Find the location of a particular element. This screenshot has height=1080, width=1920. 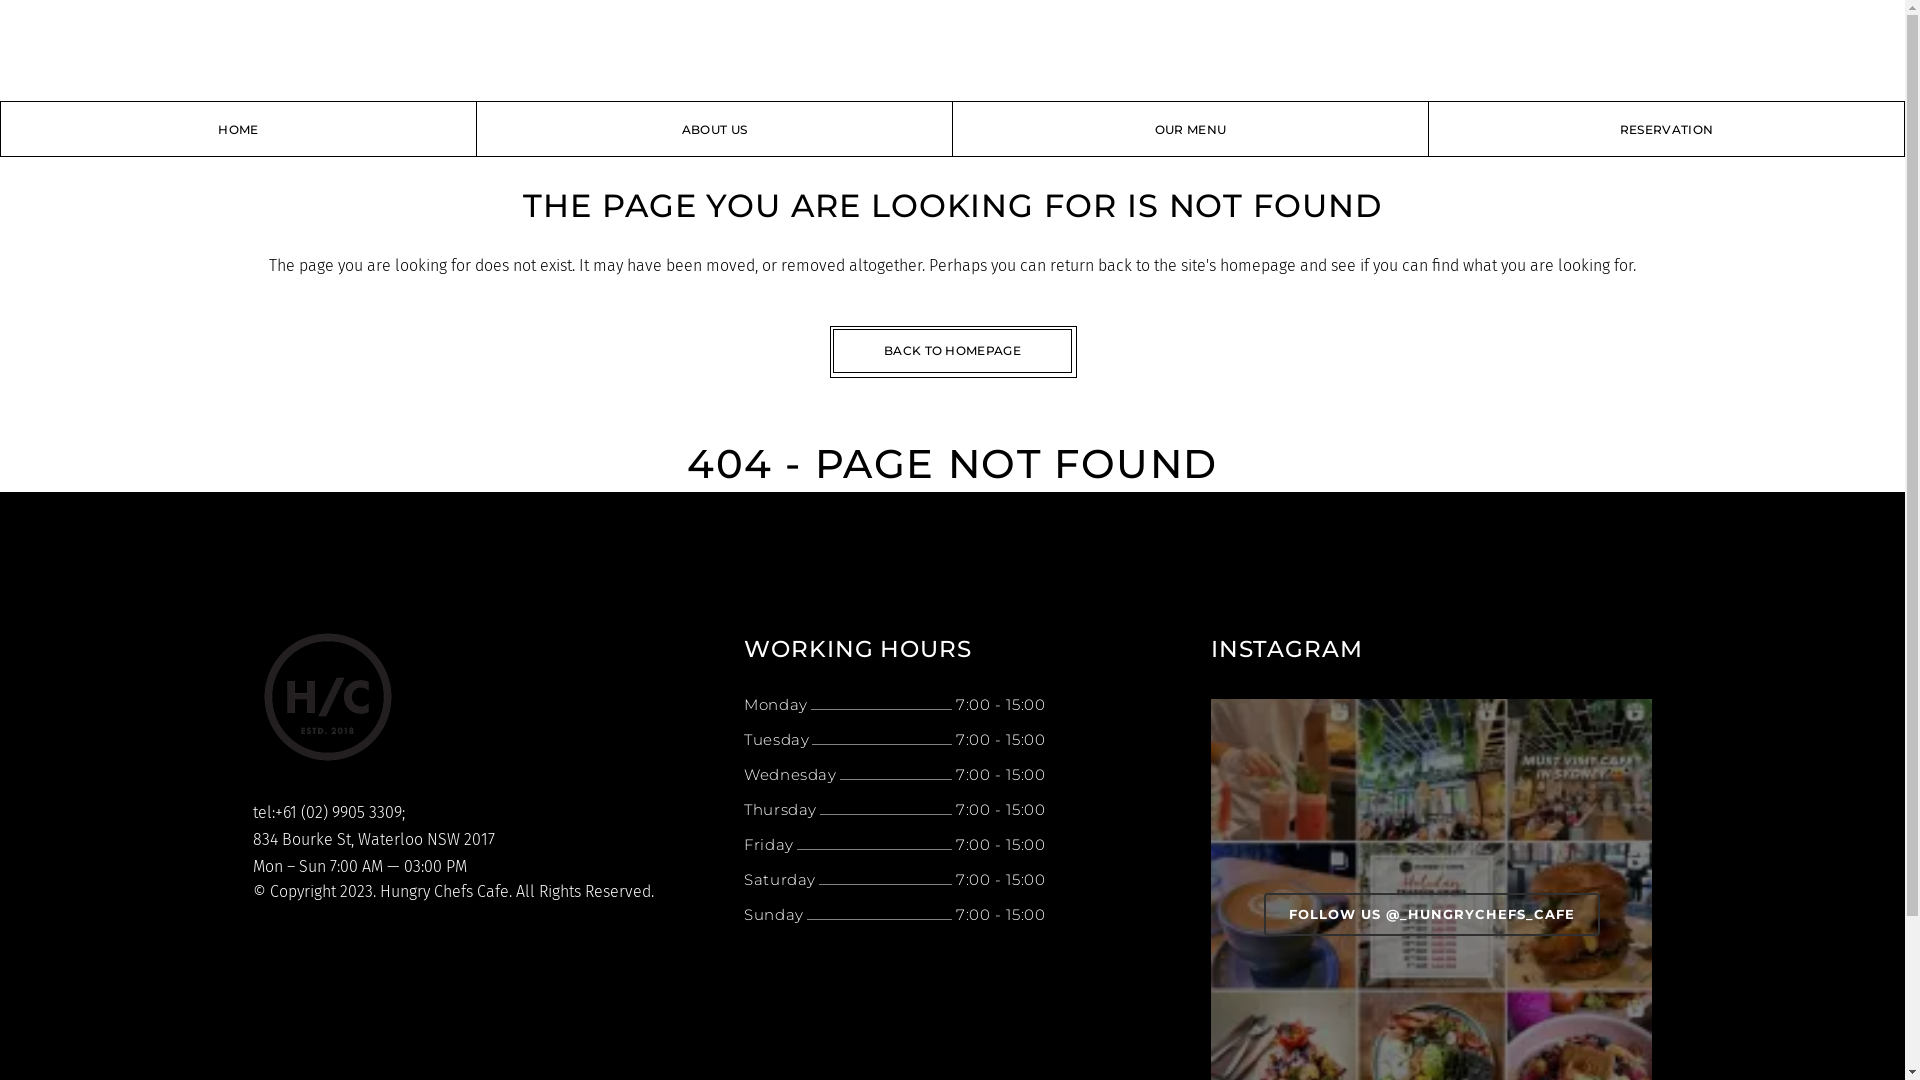

'RESERVATION' is located at coordinates (1666, 131).